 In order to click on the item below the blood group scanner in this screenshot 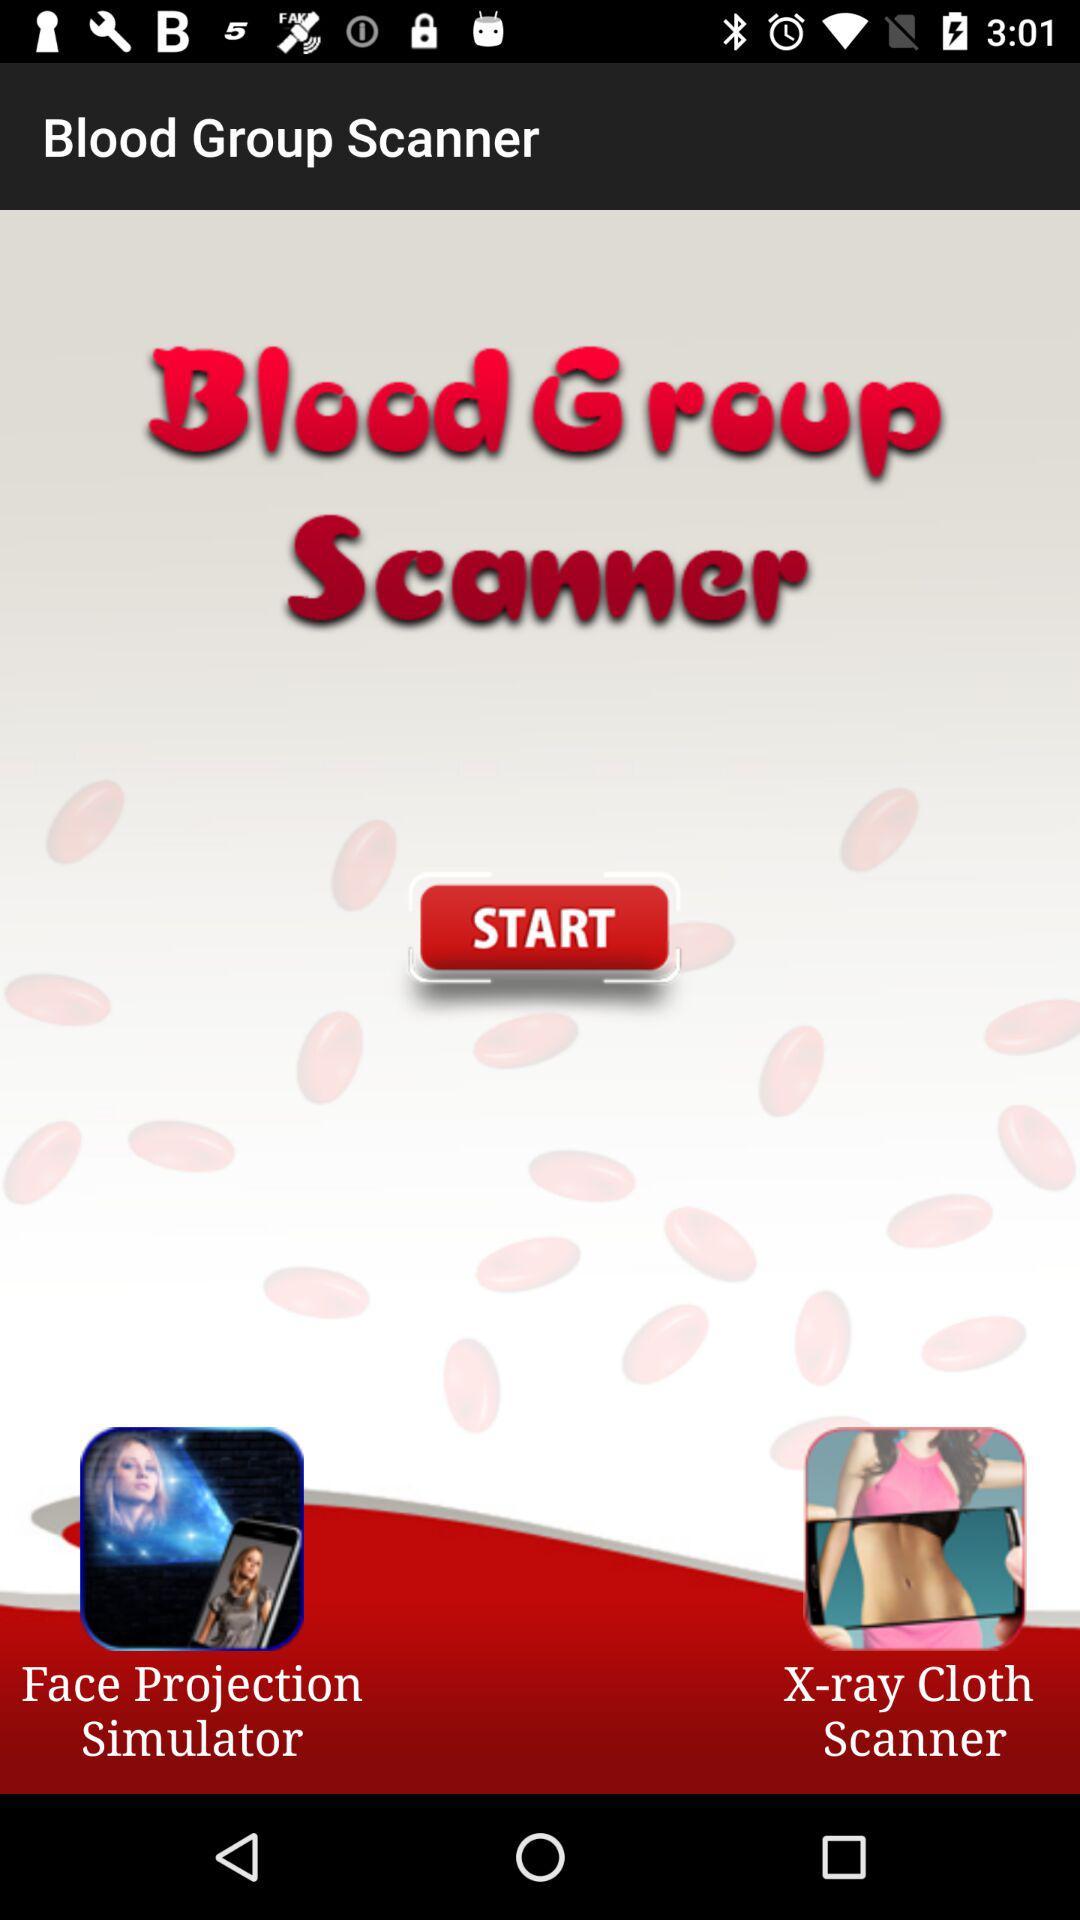, I will do `click(538, 948)`.